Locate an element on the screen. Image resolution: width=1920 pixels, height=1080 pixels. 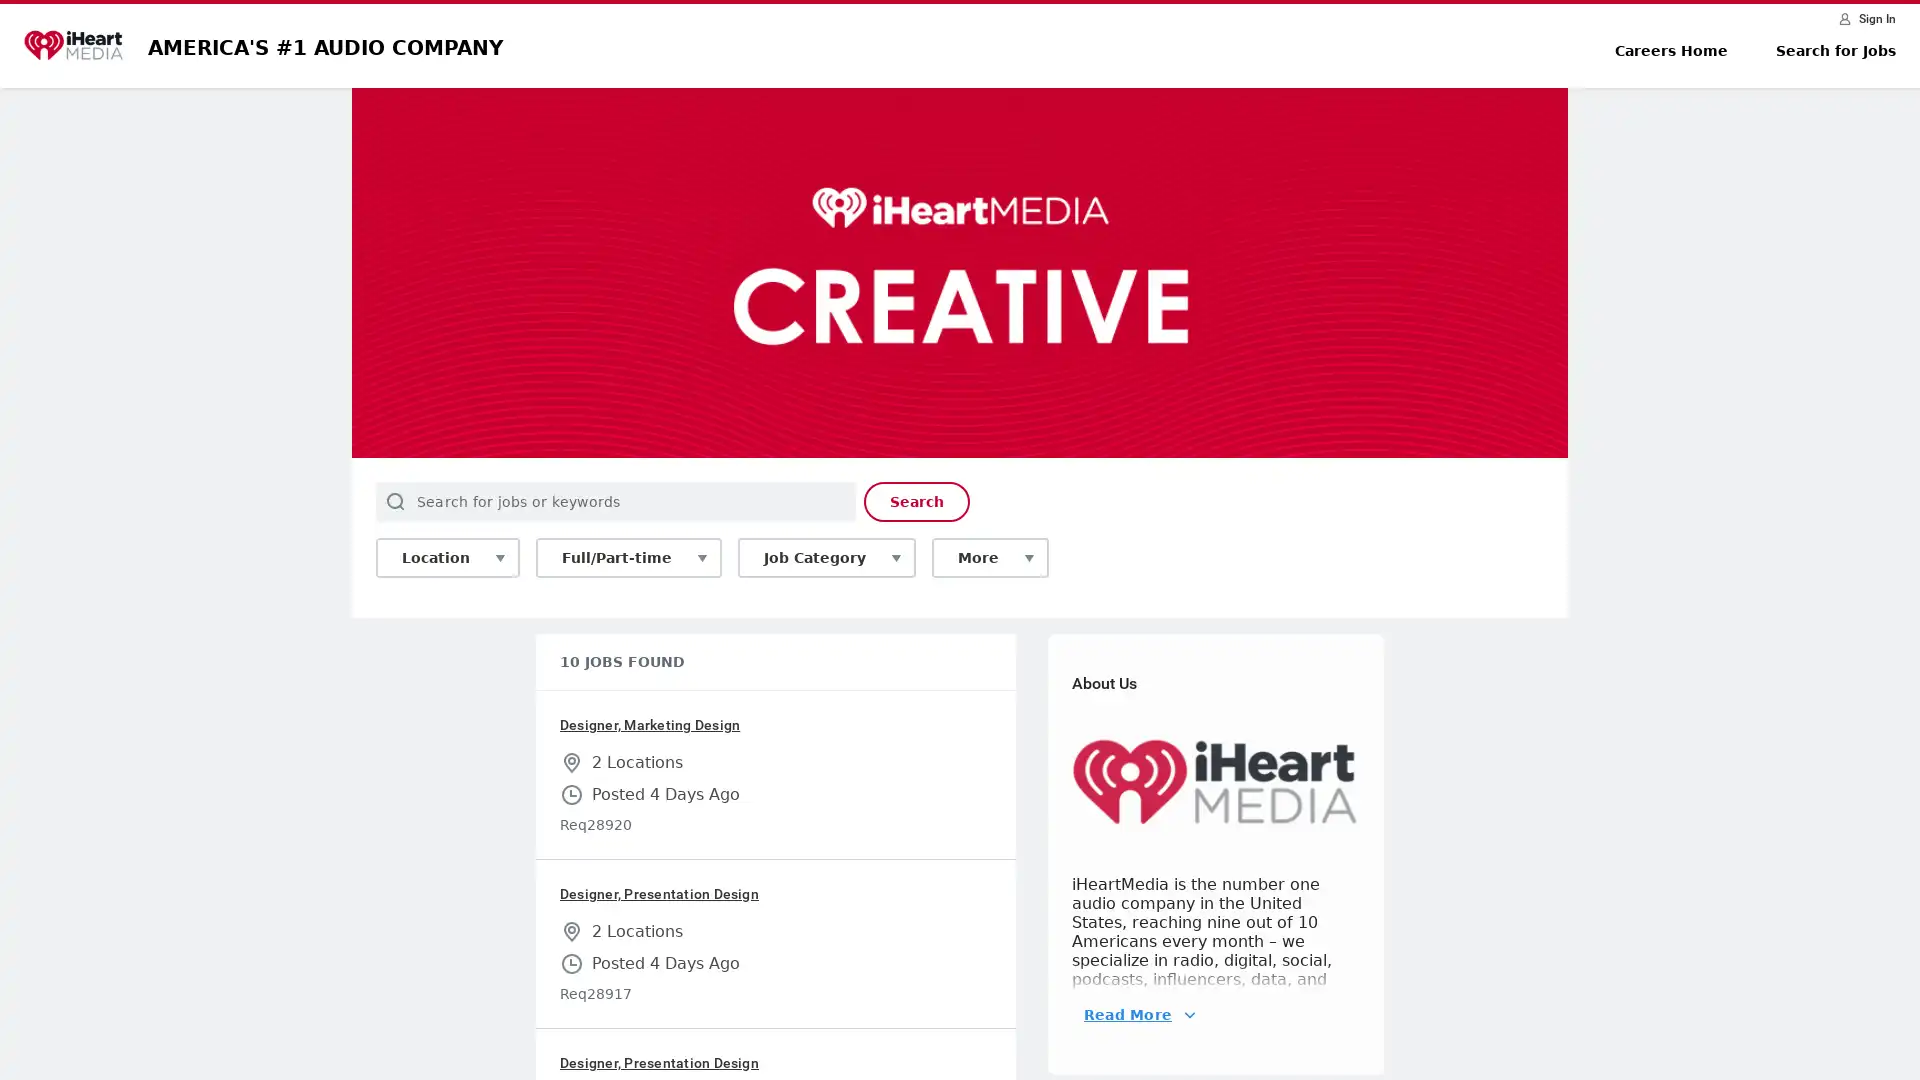
Full/Part-time is located at coordinates (605, 558).